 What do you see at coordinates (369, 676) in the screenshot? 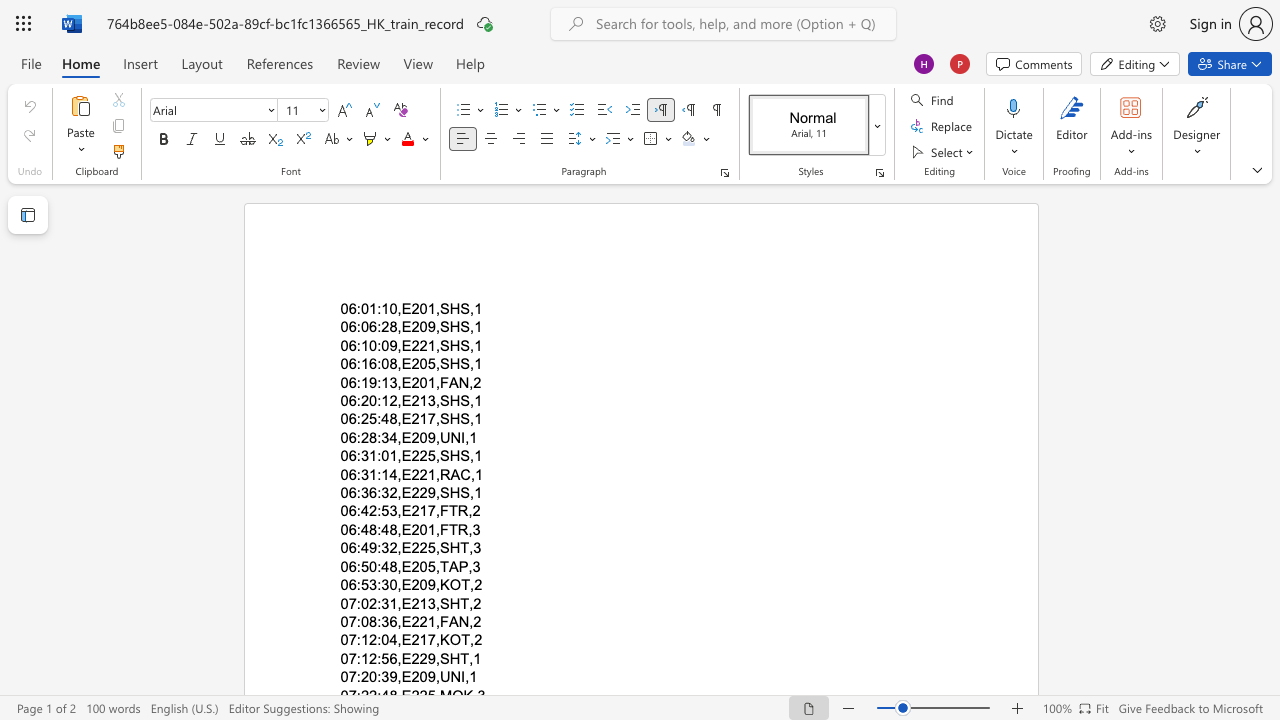
I see `the subset text "0:39,E209,UNI,1" within the text "07:20:39,E209,UNI,1"` at bounding box center [369, 676].